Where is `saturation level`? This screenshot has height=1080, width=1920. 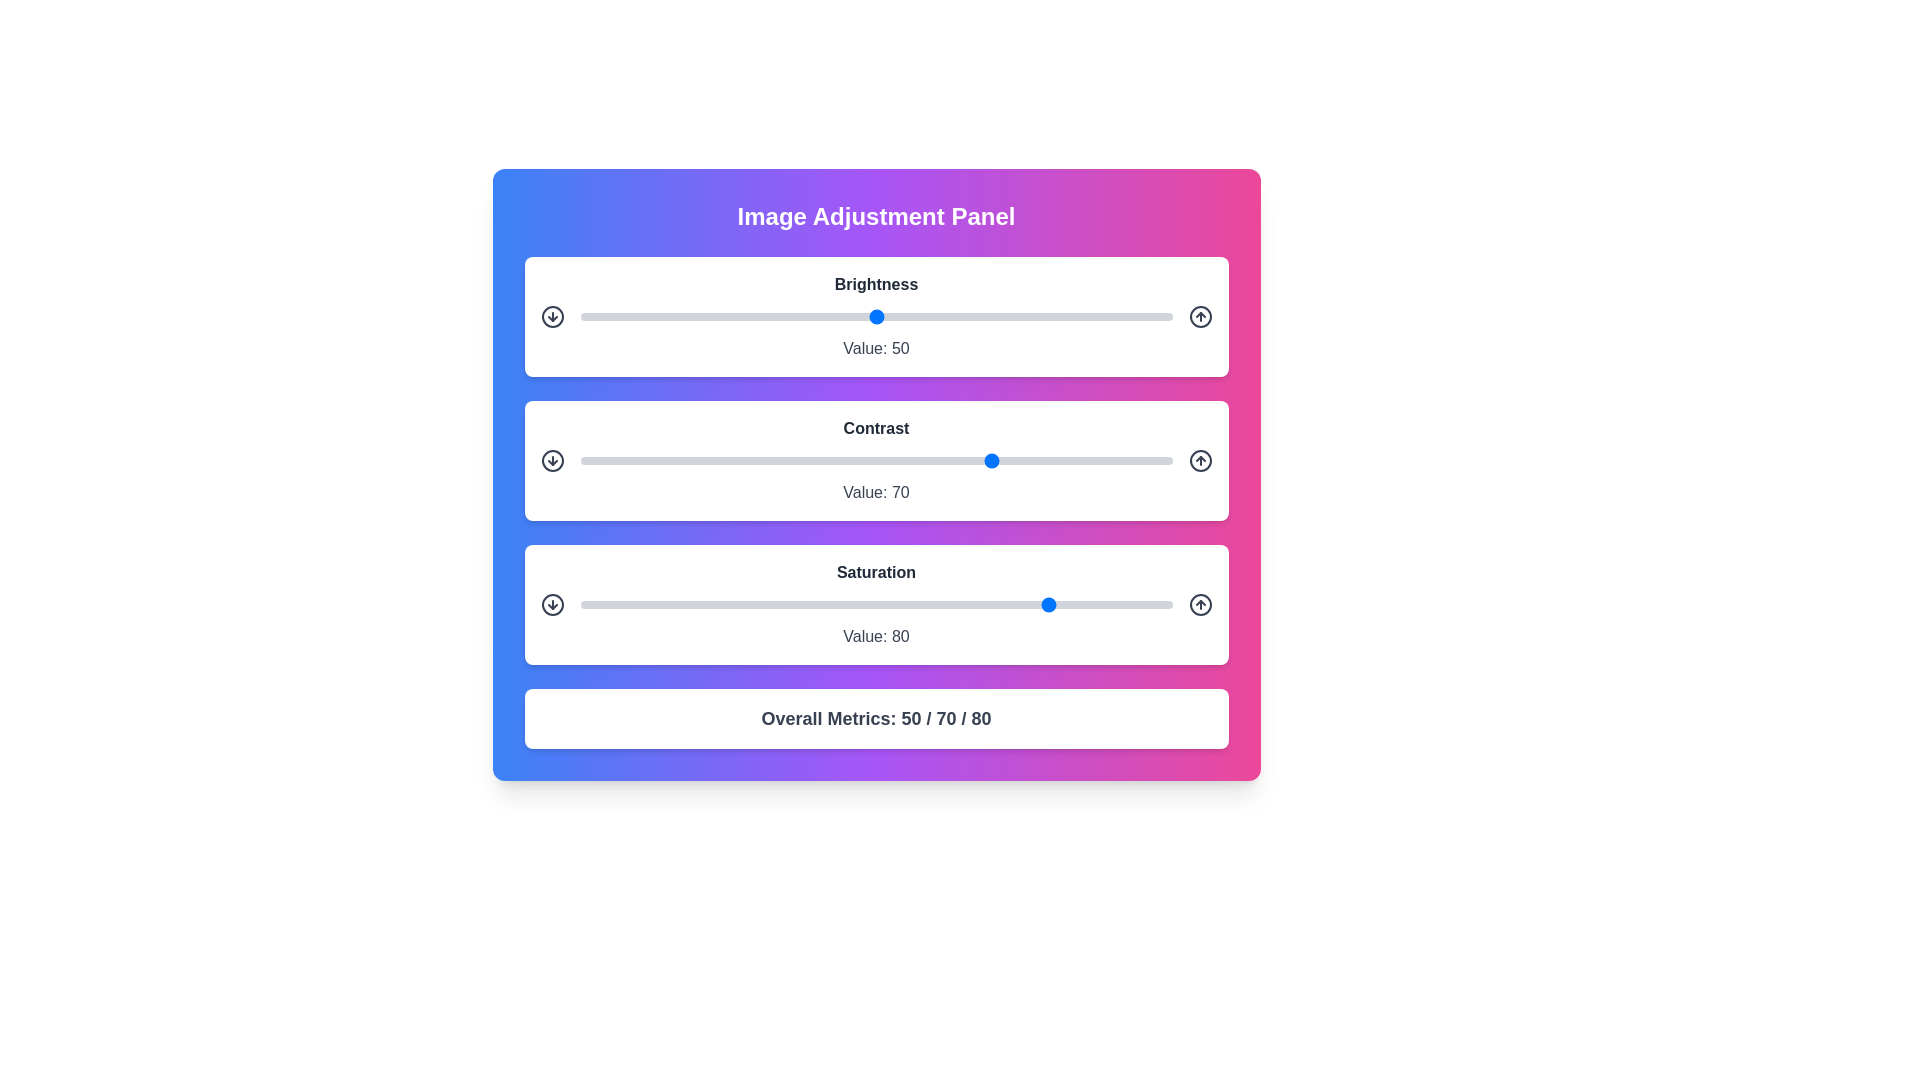 saturation level is located at coordinates (823, 604).